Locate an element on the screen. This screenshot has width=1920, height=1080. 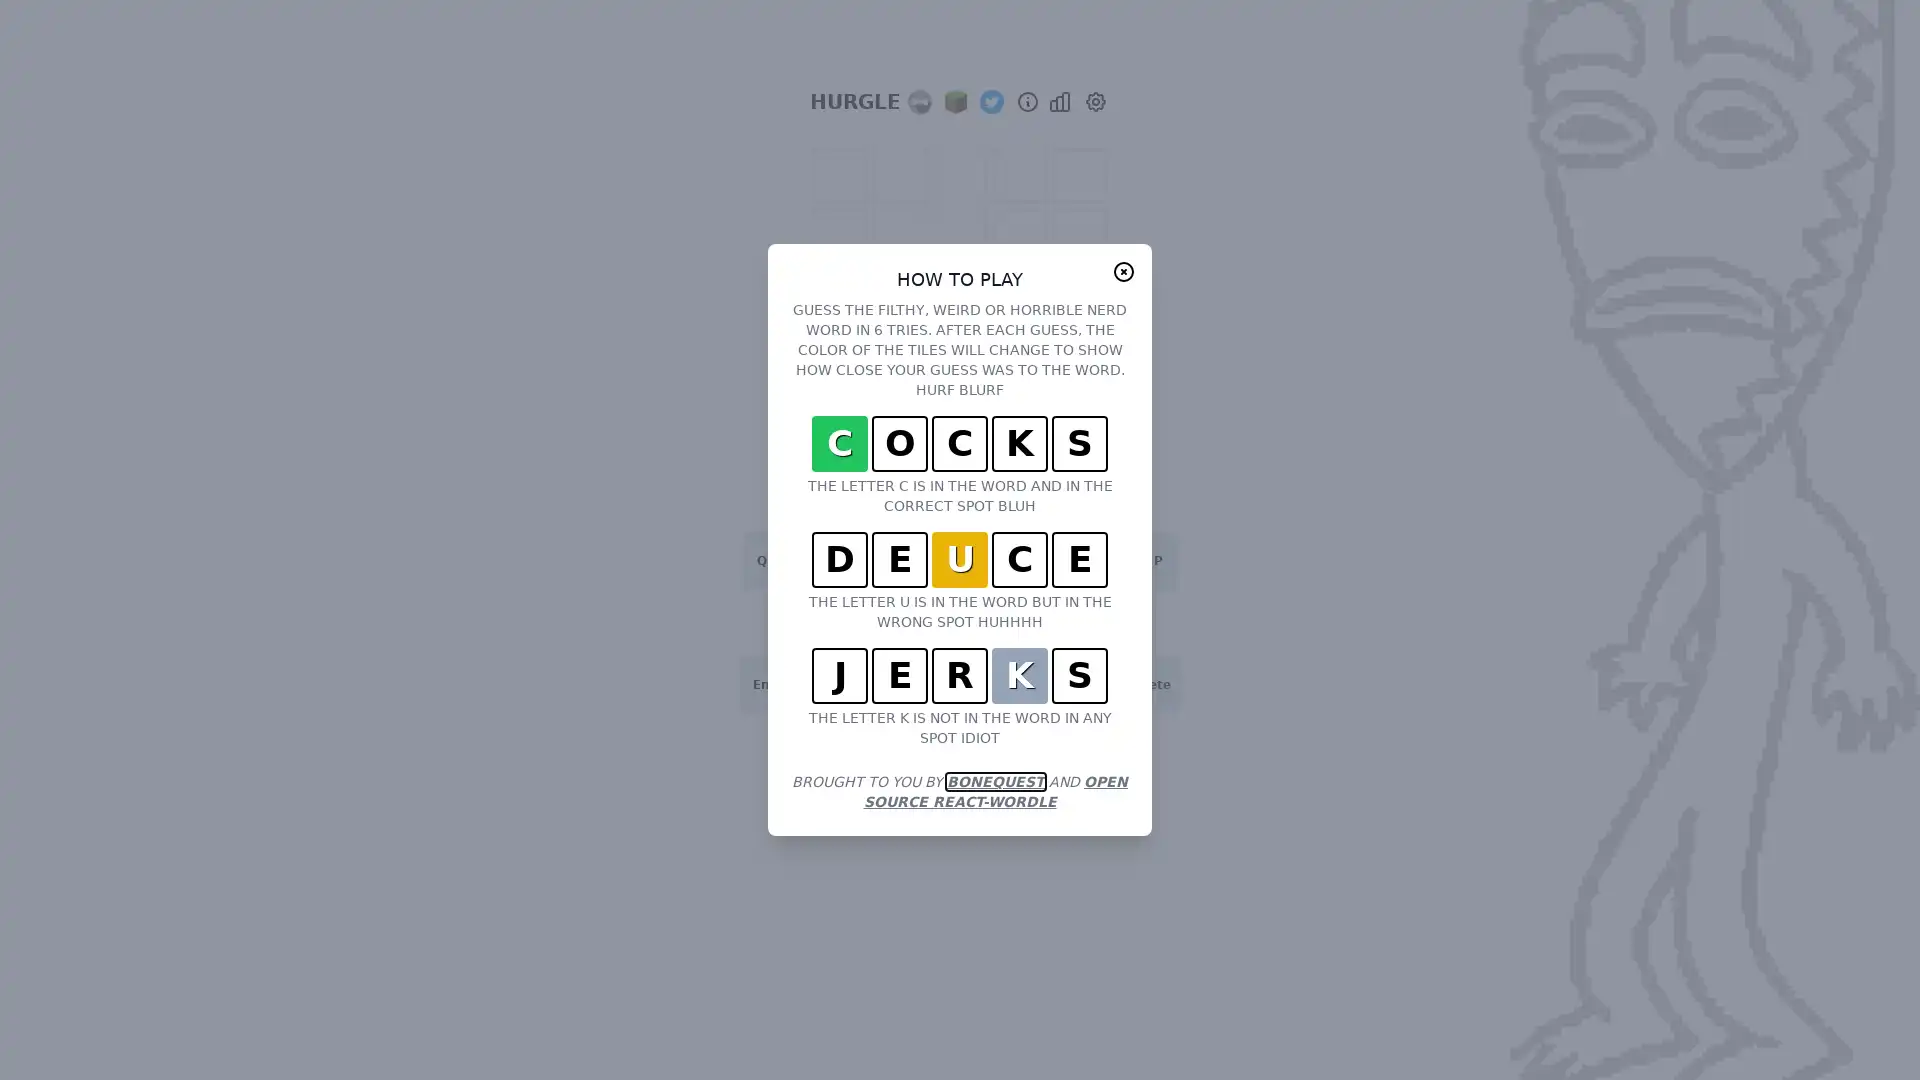
M is located at coordinates (1091, 684).